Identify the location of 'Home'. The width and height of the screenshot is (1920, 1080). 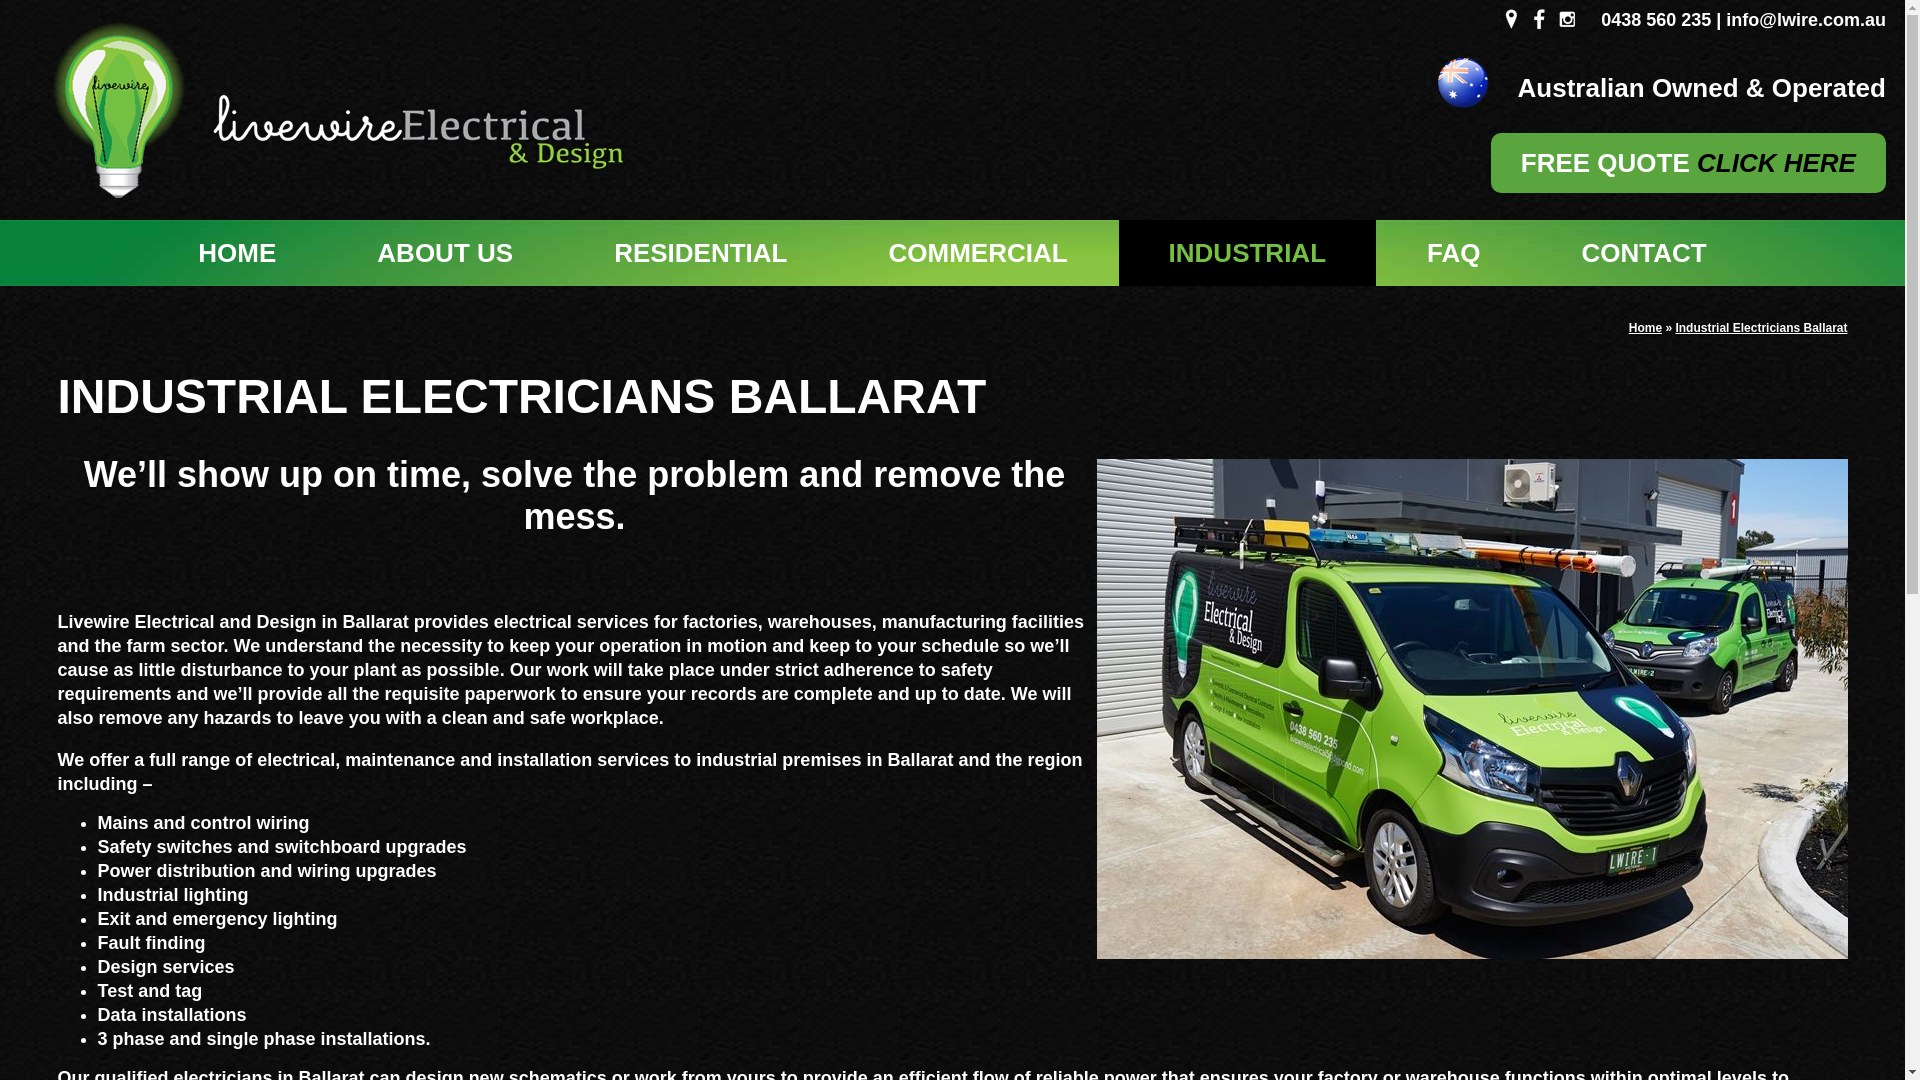
(1645, 326).